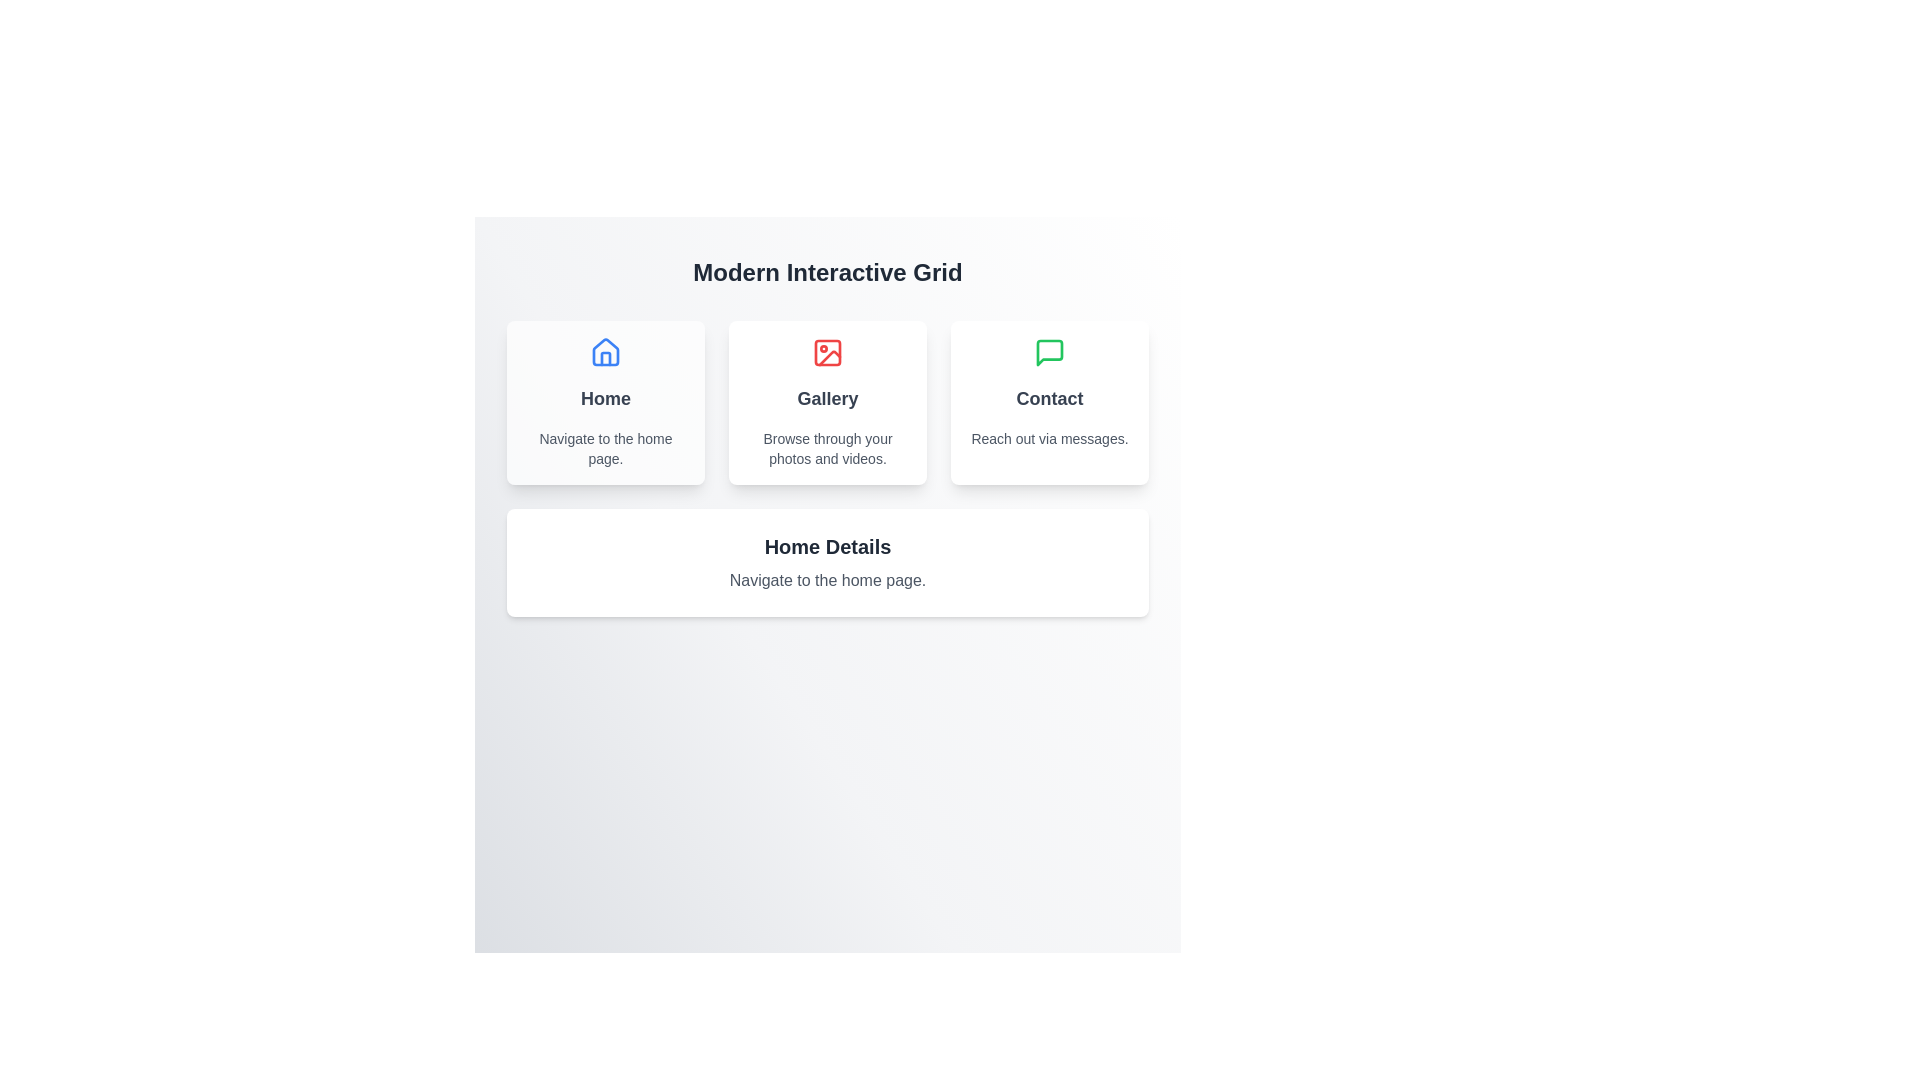  What do you see at coordinates (828, 447) in the screenshot?
I see `the text label that reads 'Browse through your photos and videos' located in the 'Gallery' section of the interface` at bounding box center [828, 447].